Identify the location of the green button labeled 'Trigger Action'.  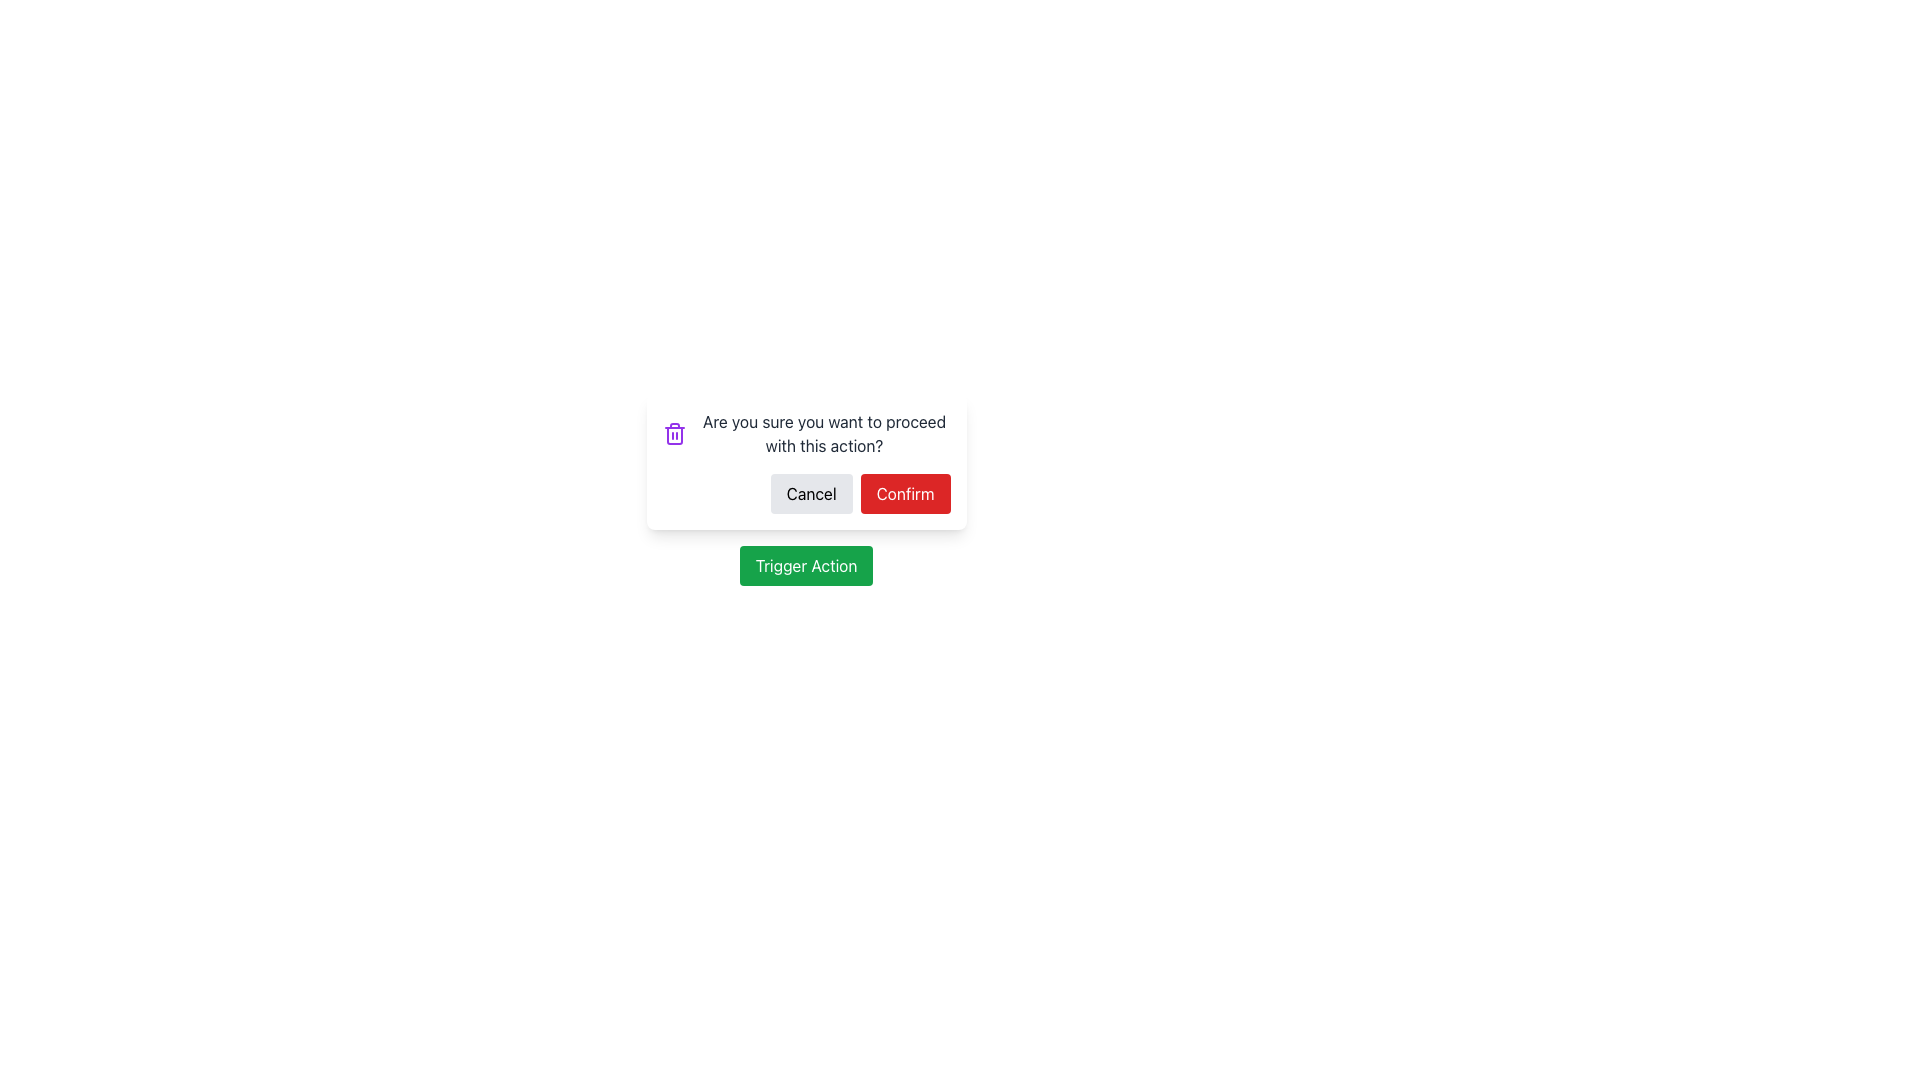
(806, 566).